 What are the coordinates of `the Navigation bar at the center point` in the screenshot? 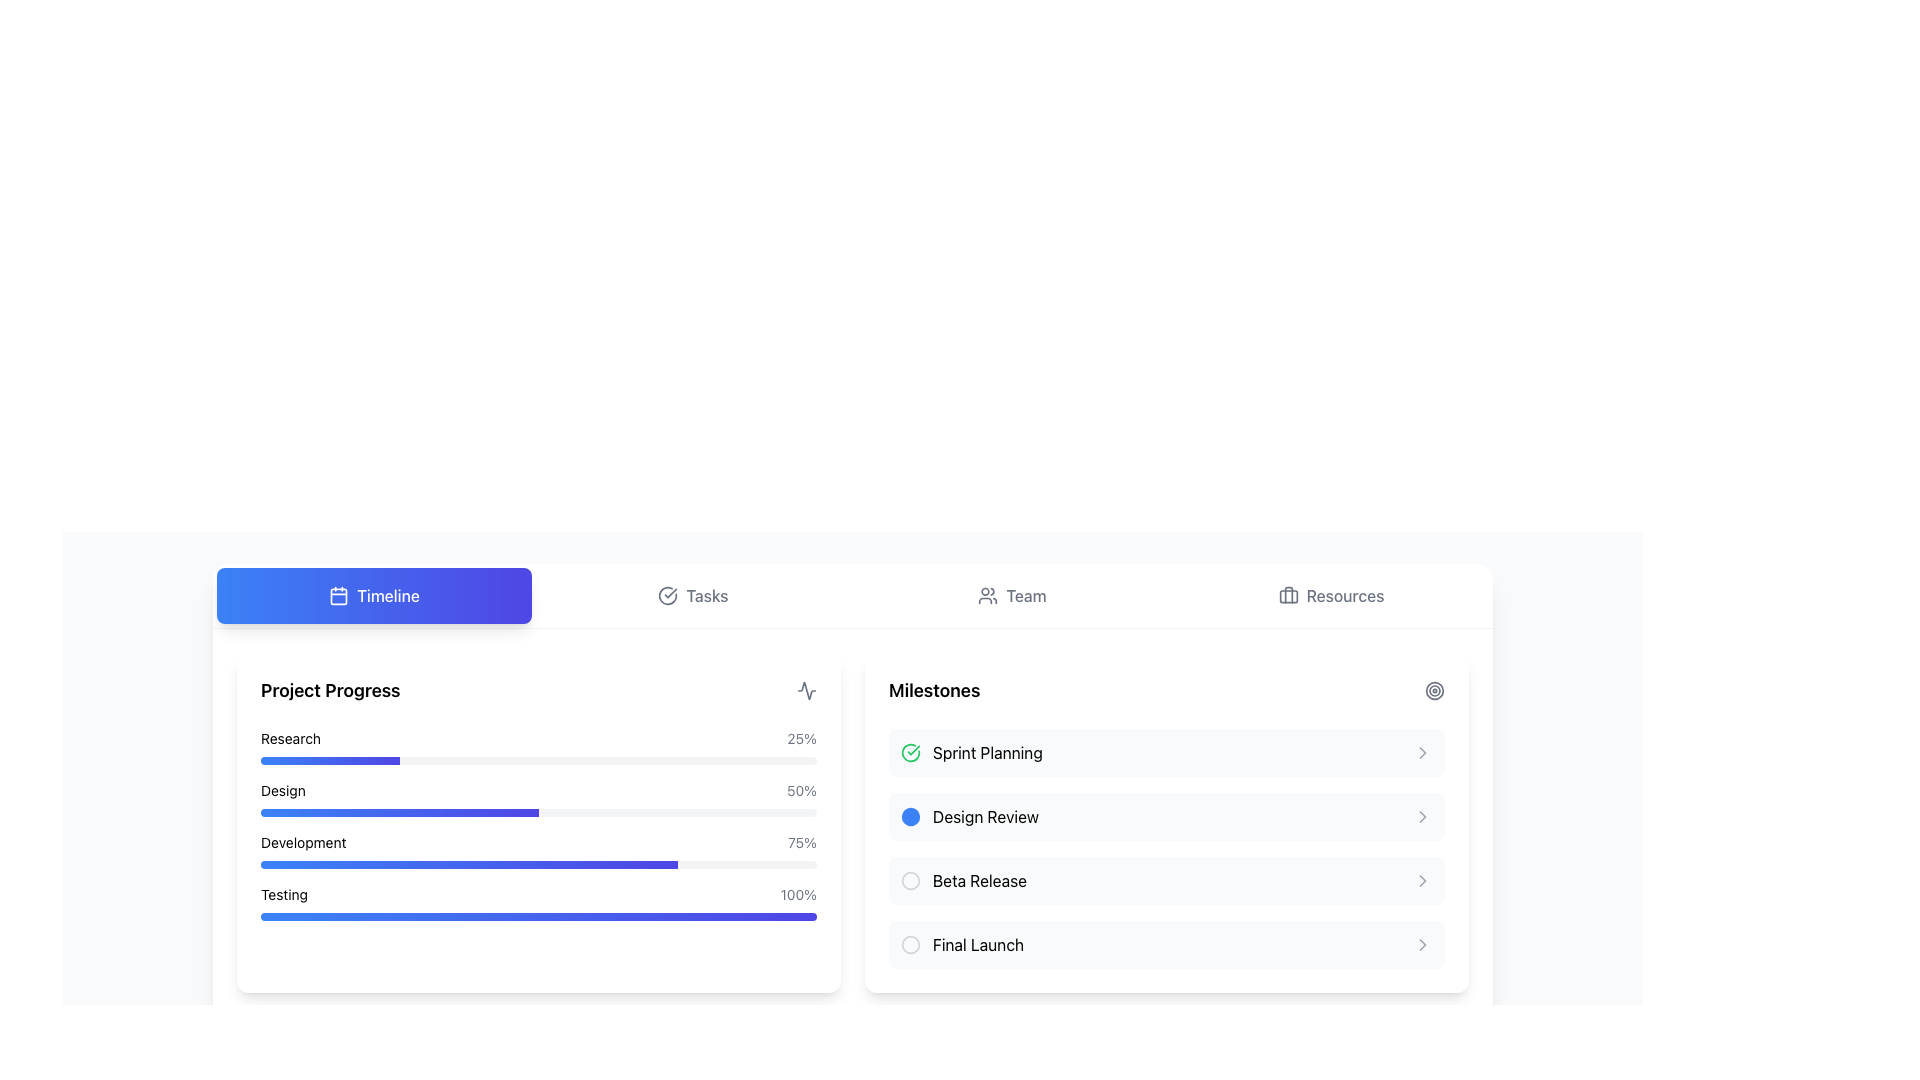 It's located at (853, 595).